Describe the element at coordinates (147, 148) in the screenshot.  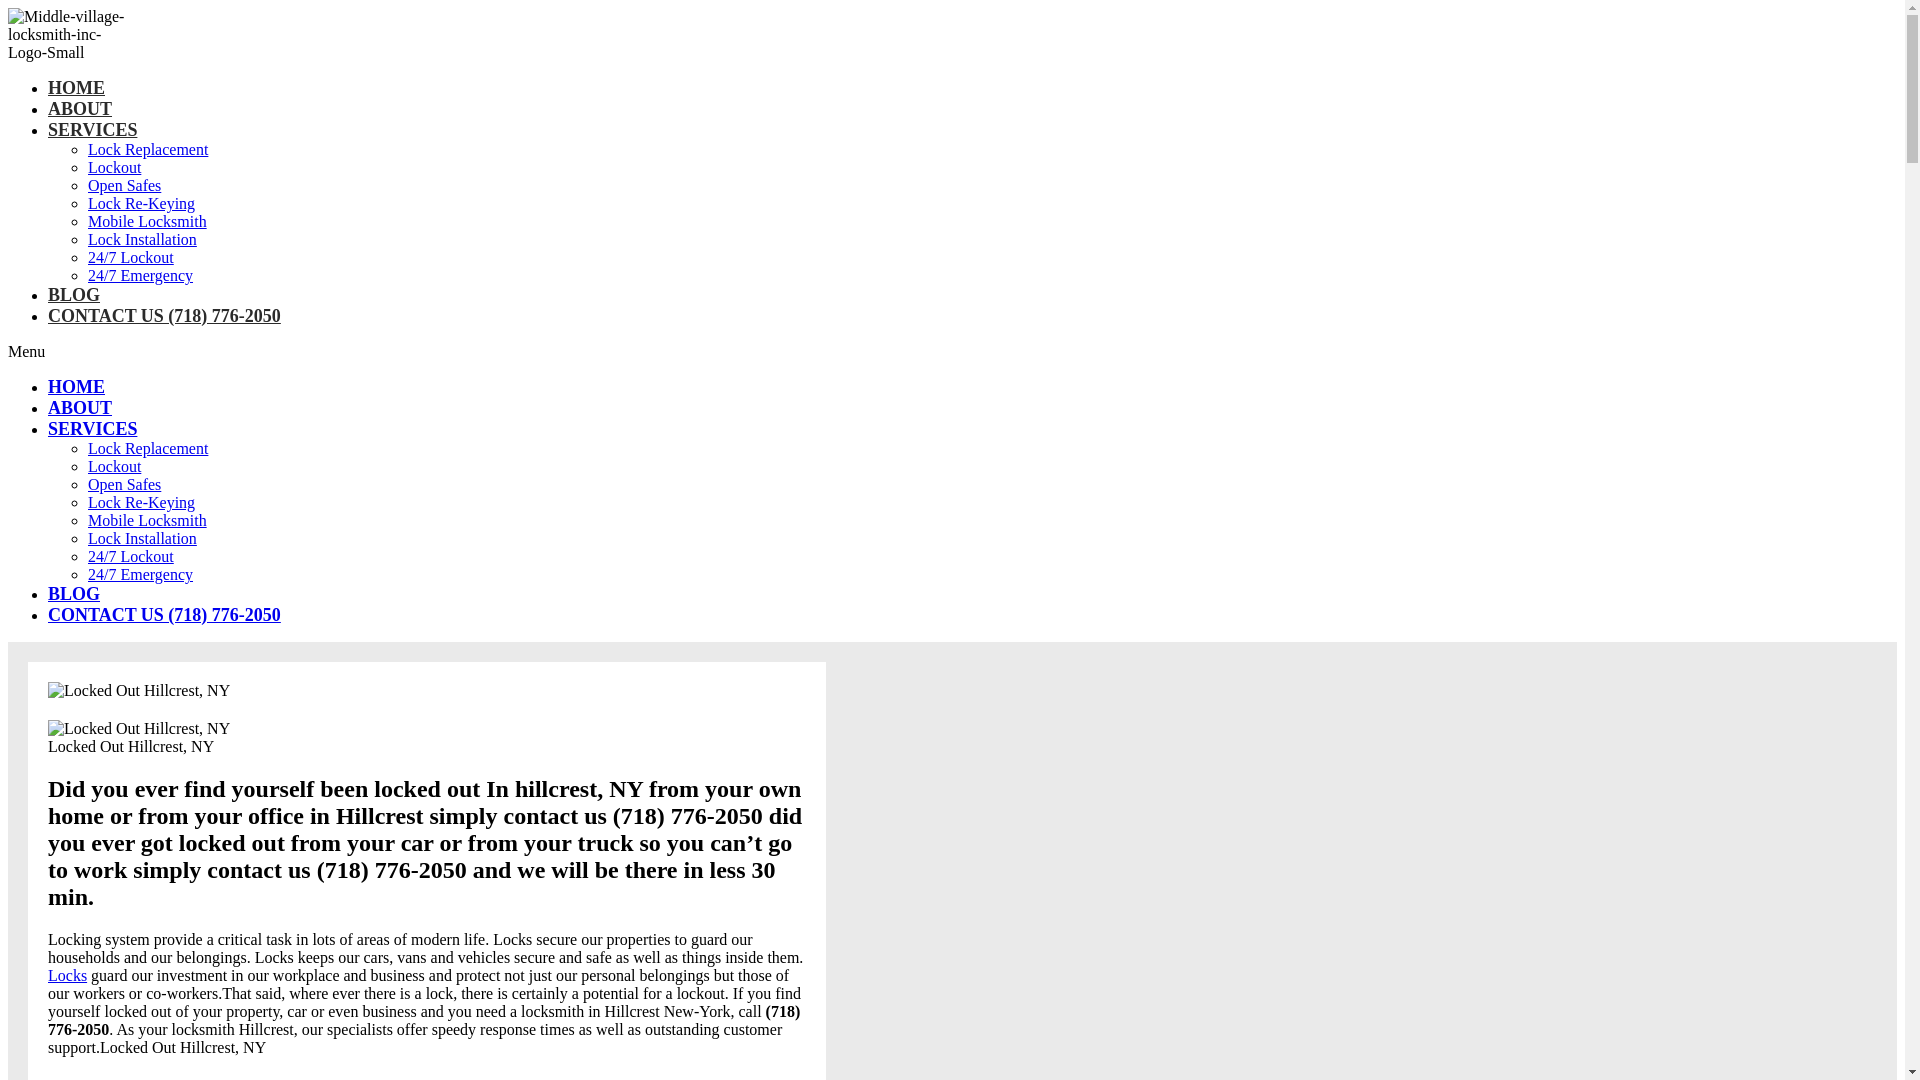
I see `'Lock Replacement'` at that location.